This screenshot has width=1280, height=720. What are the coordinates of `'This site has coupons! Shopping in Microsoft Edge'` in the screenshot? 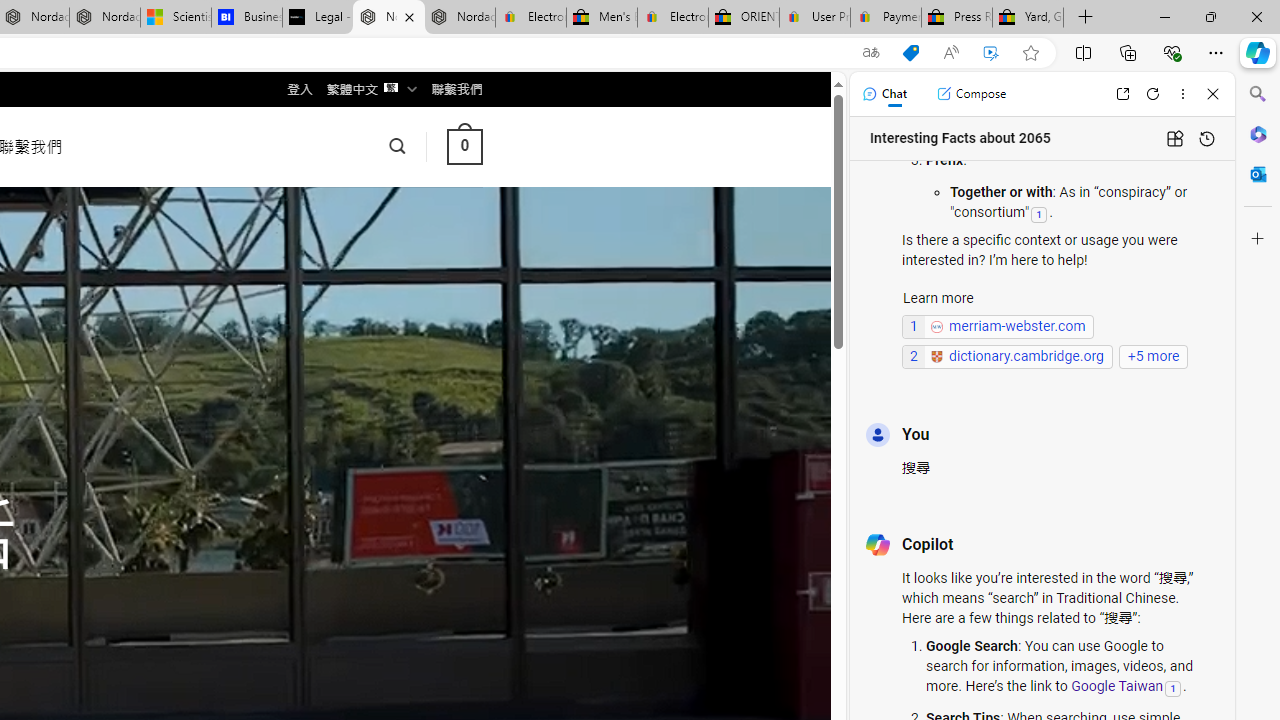 It's located at (909, 52).